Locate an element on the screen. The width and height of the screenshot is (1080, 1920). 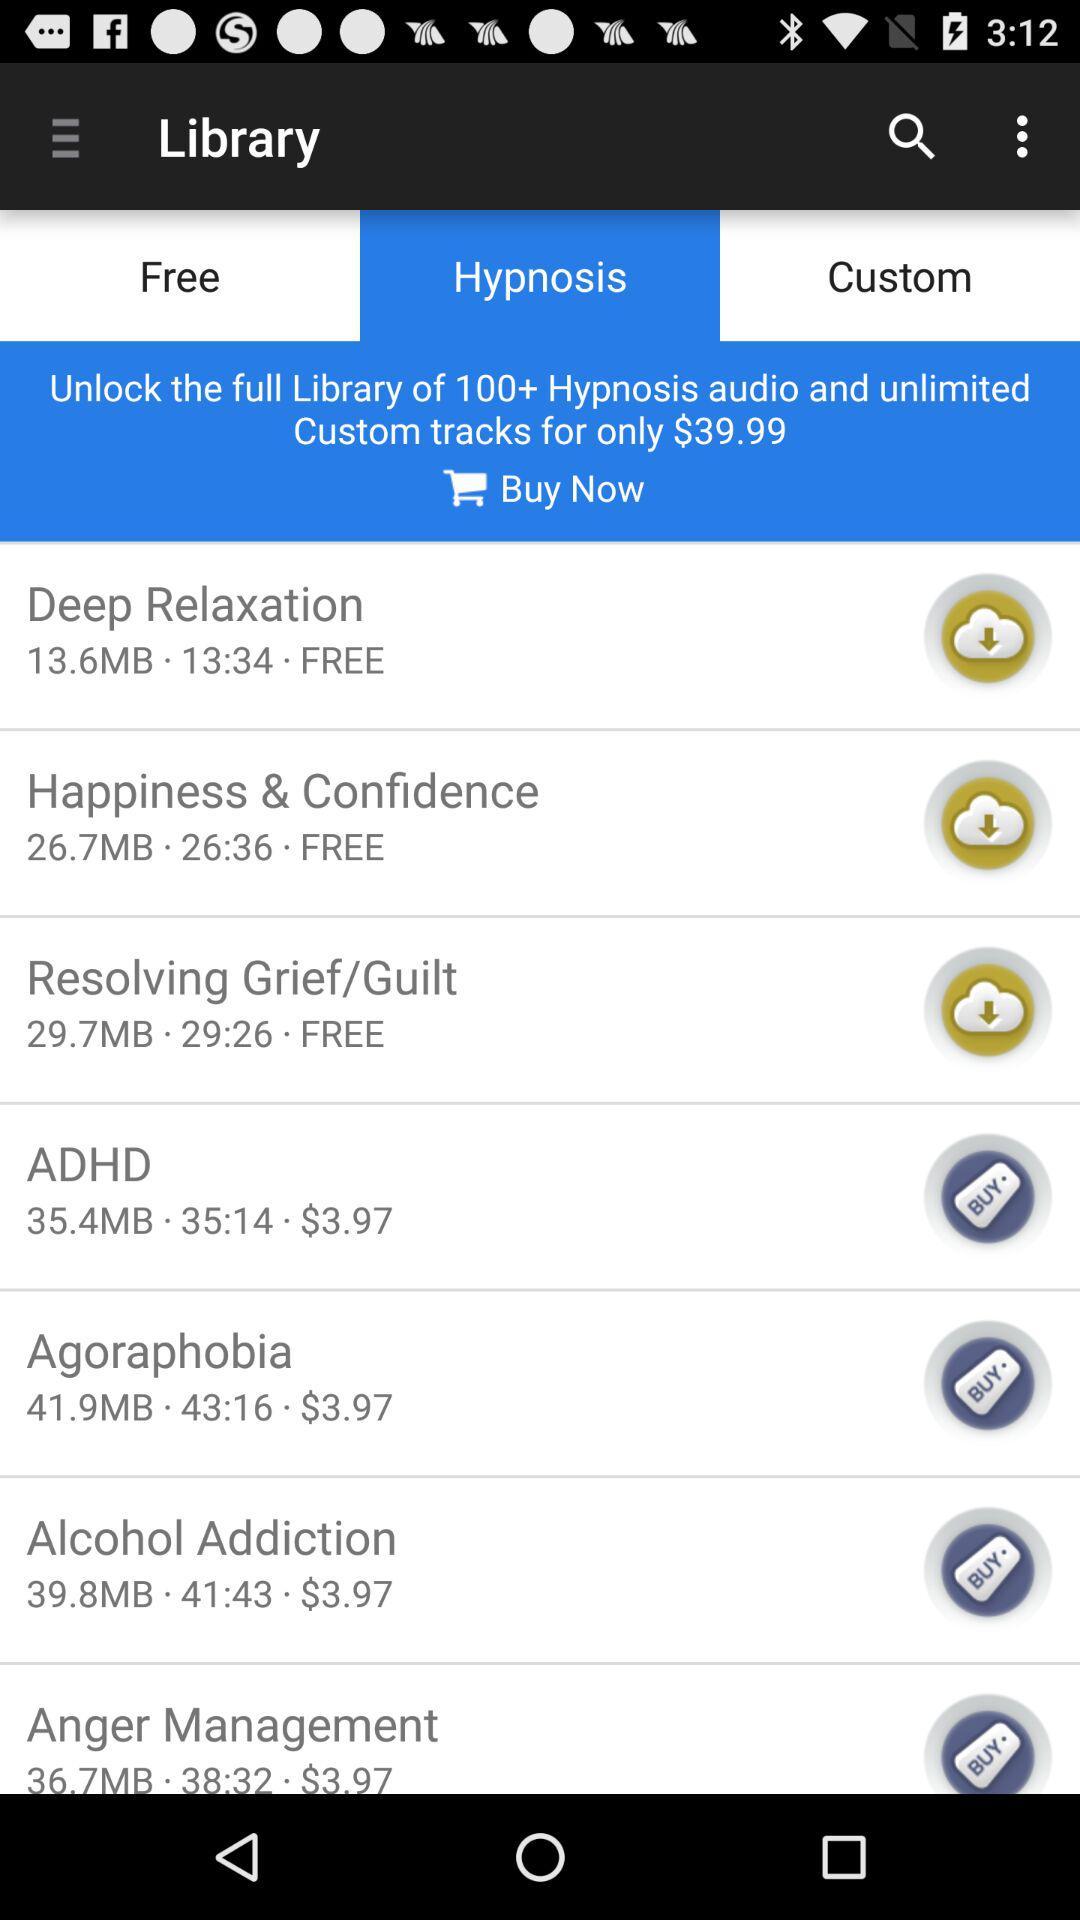
13 6mb 13 item is located at coordinates (461, 659).